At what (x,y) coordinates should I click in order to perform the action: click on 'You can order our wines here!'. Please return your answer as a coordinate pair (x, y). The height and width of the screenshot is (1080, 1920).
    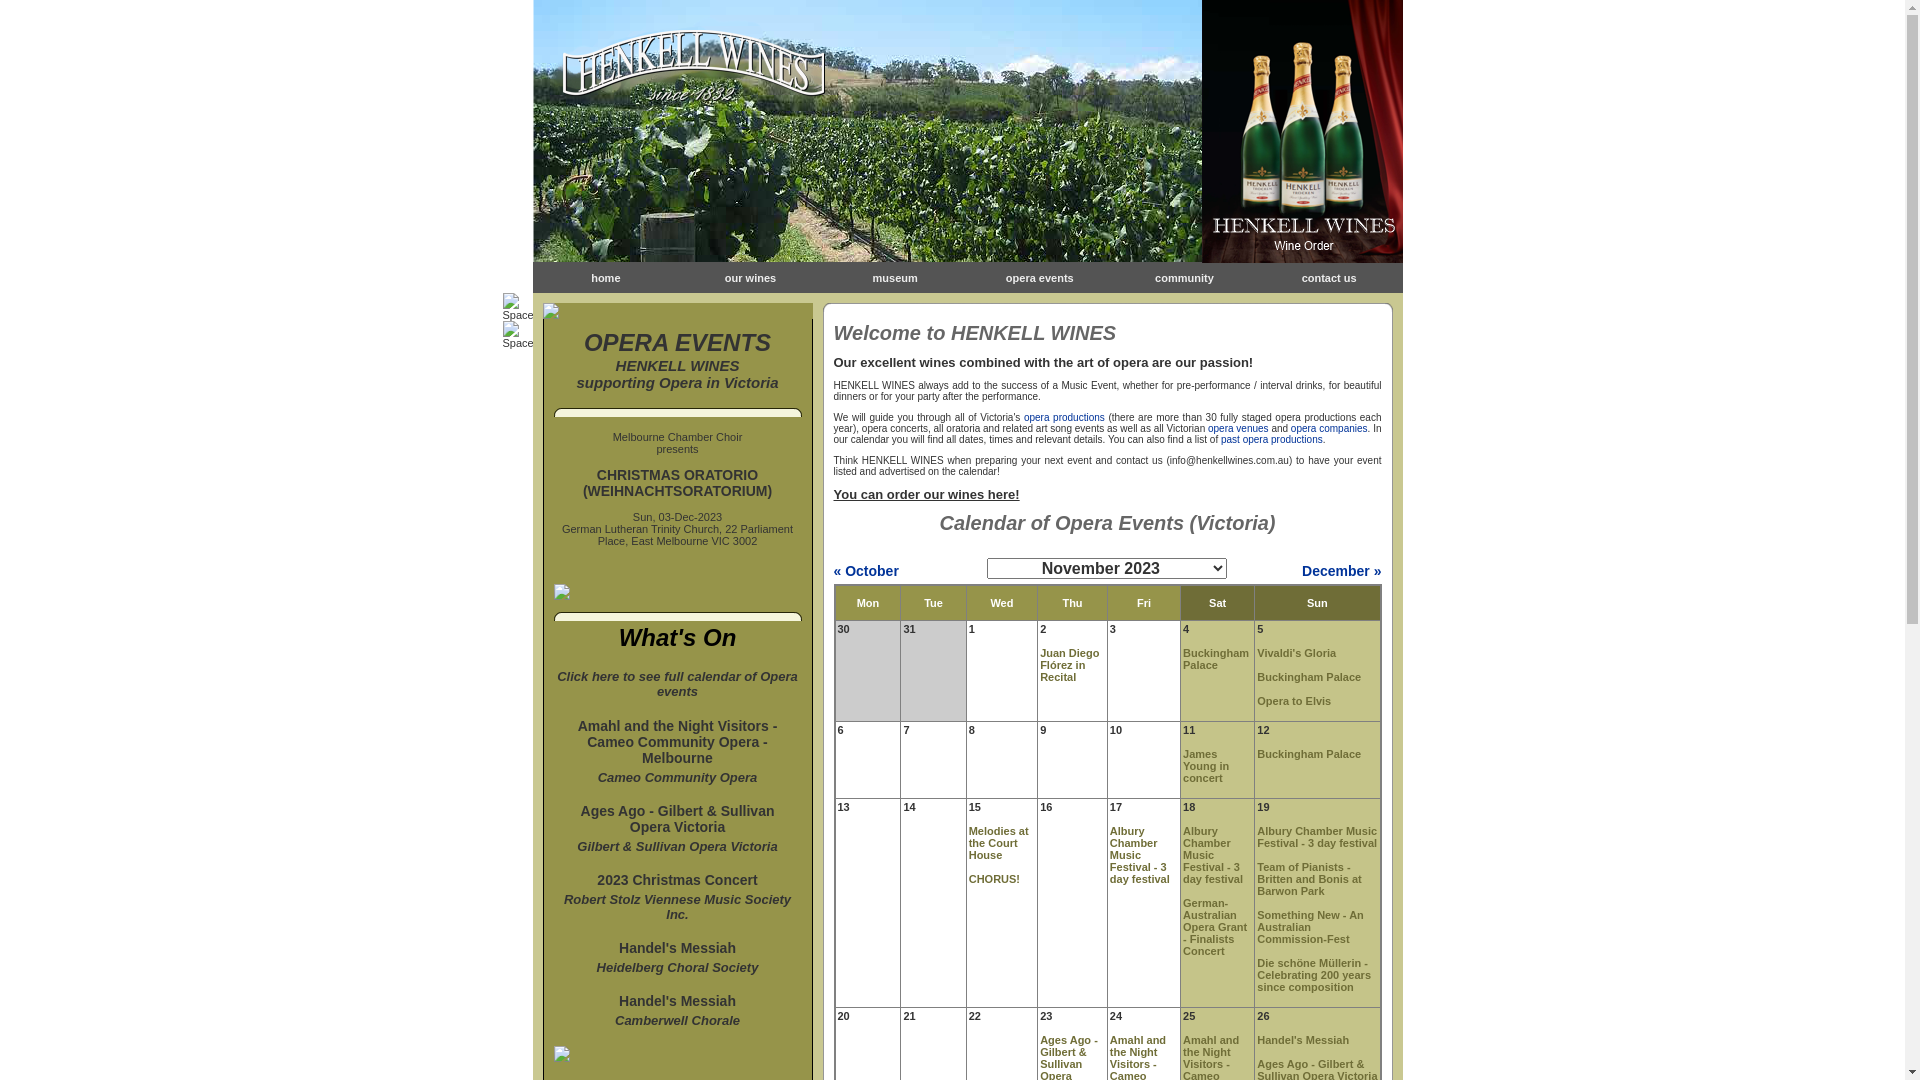
    Looking at the image, I should click on (834, 494).